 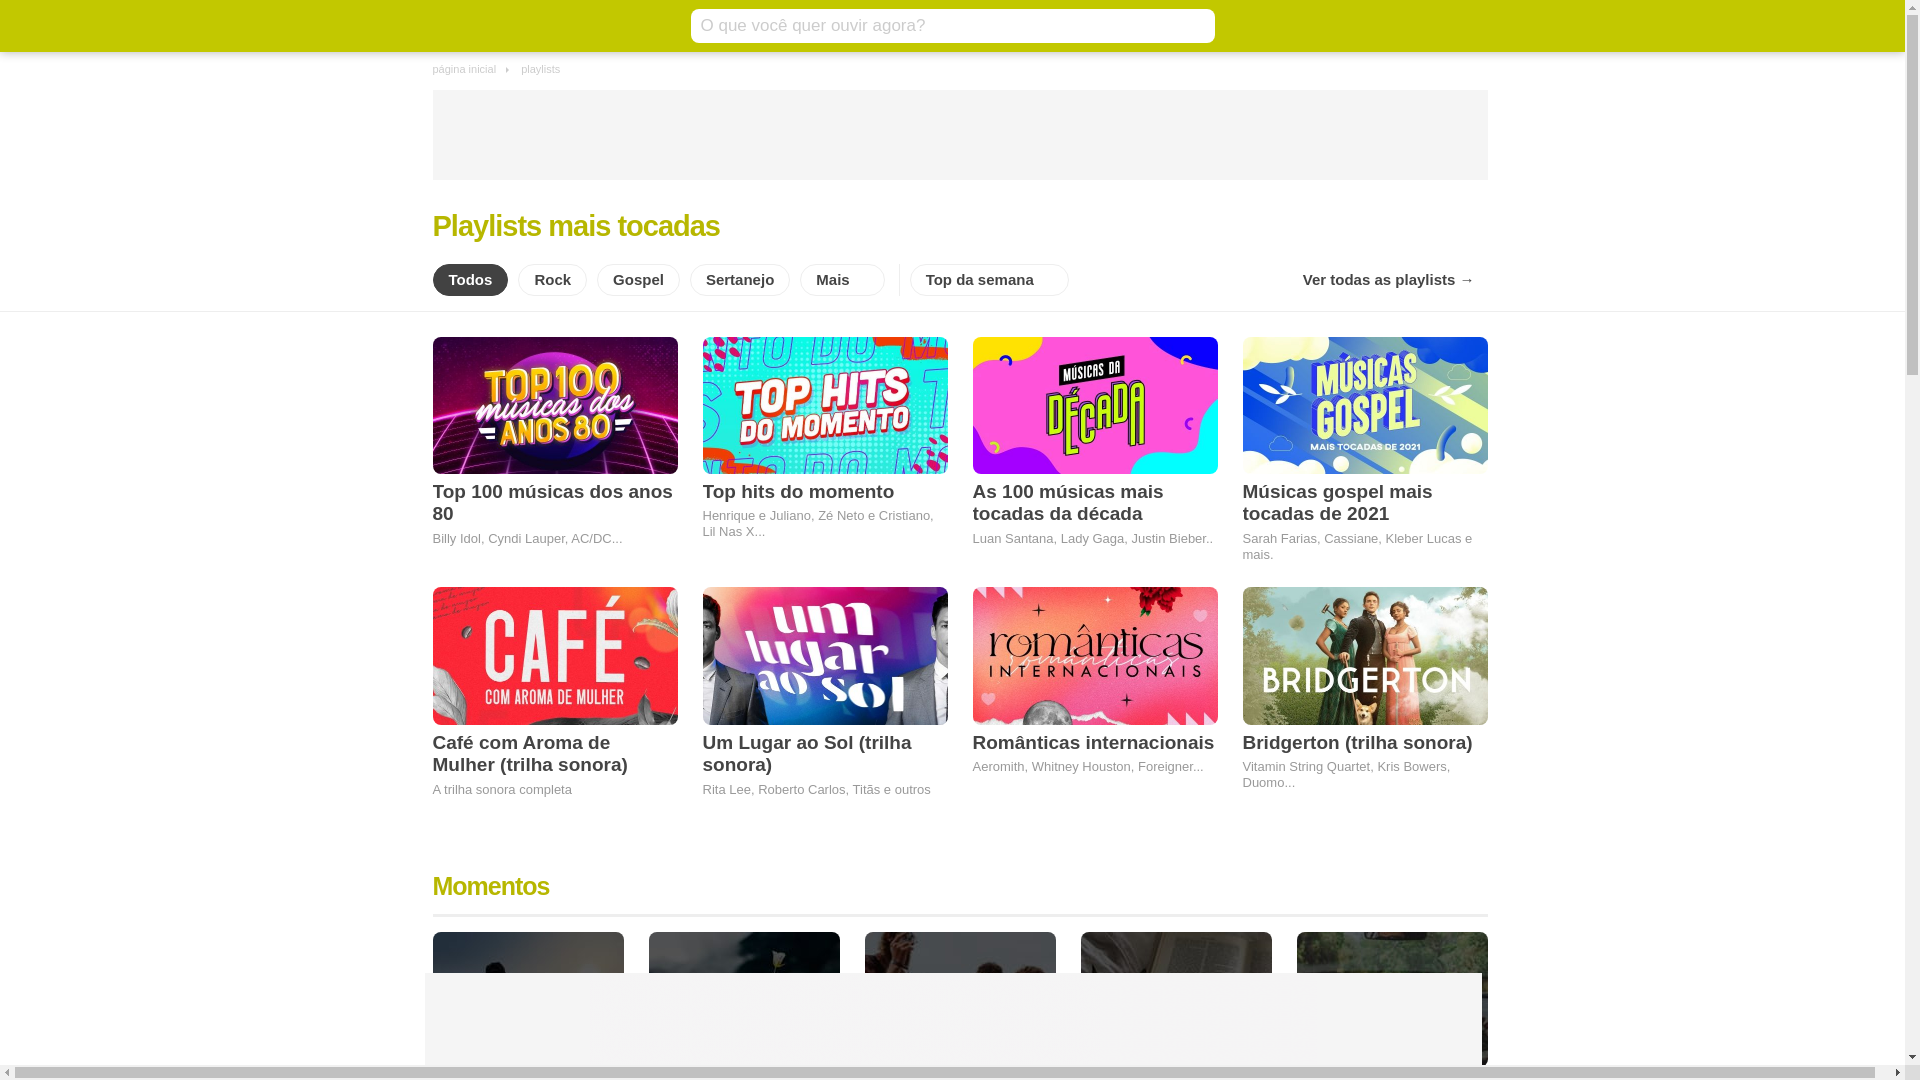 I want to click on '3rd party ad content', so click(x=950, y=1018).